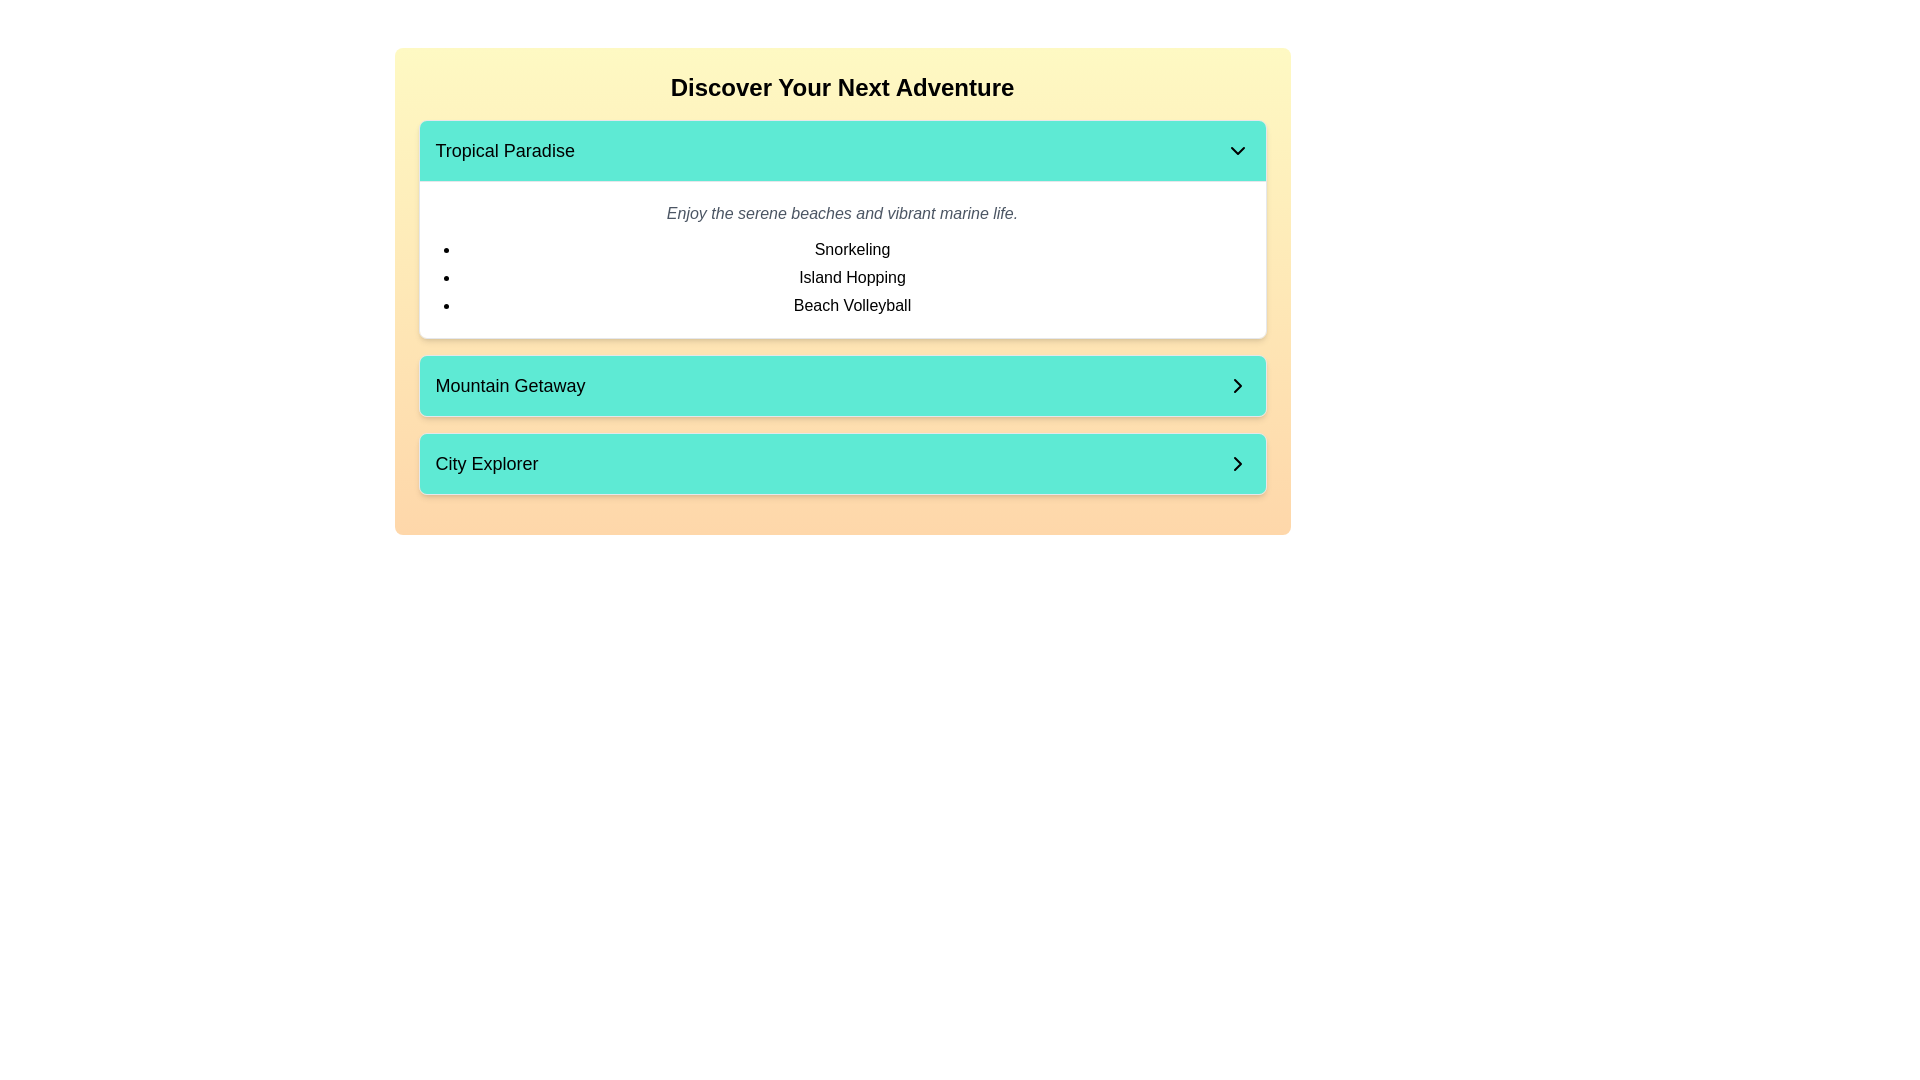 This screenshot has height=1080, width=1920. What do you see at coordinates (1236, 385) in the screenshot?
I see `the right-facing chevron icon on the teal background button labeled 'Mountain Getaway' for interactivity` at bounding box center [1236, 385].